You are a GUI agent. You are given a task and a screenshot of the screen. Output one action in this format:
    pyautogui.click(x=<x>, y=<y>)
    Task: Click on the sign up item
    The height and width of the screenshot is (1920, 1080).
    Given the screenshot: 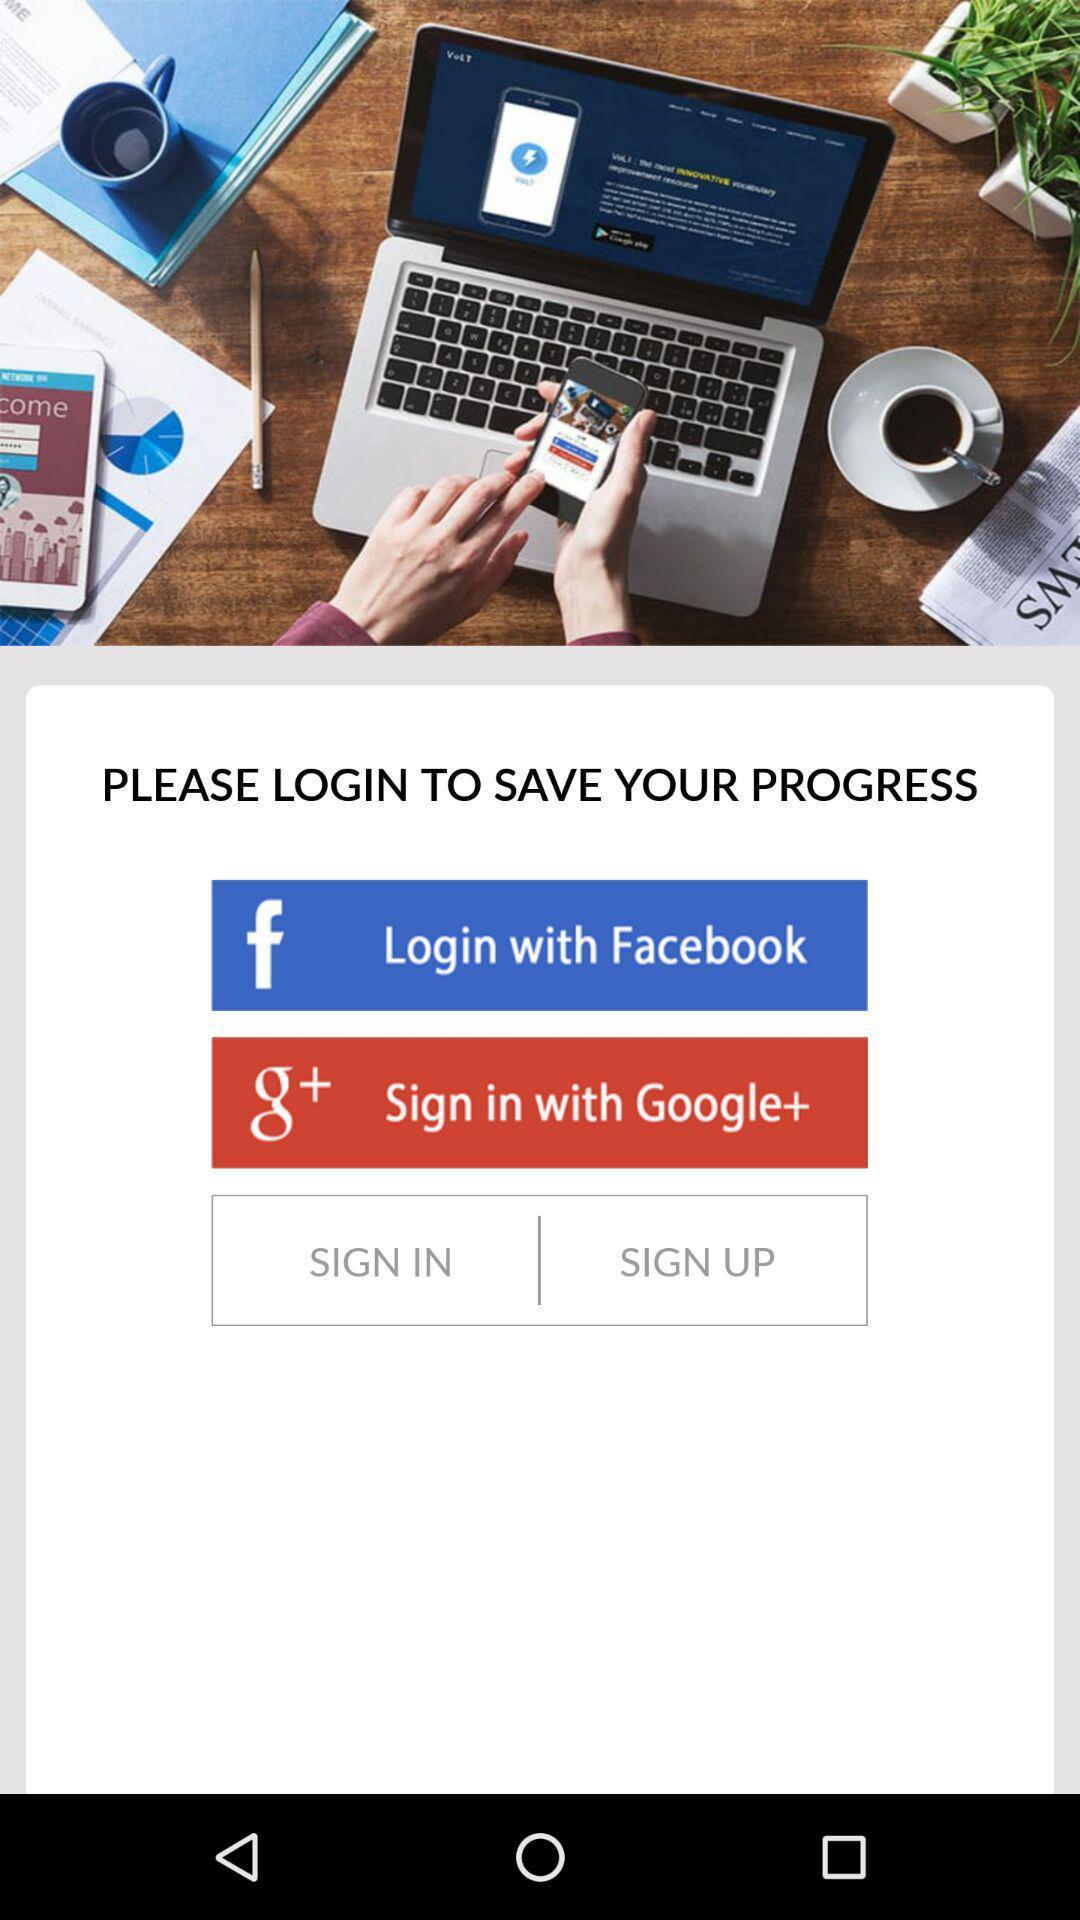 What is the action you would take?
    pyautogui.click(x=696, y=1259)
    